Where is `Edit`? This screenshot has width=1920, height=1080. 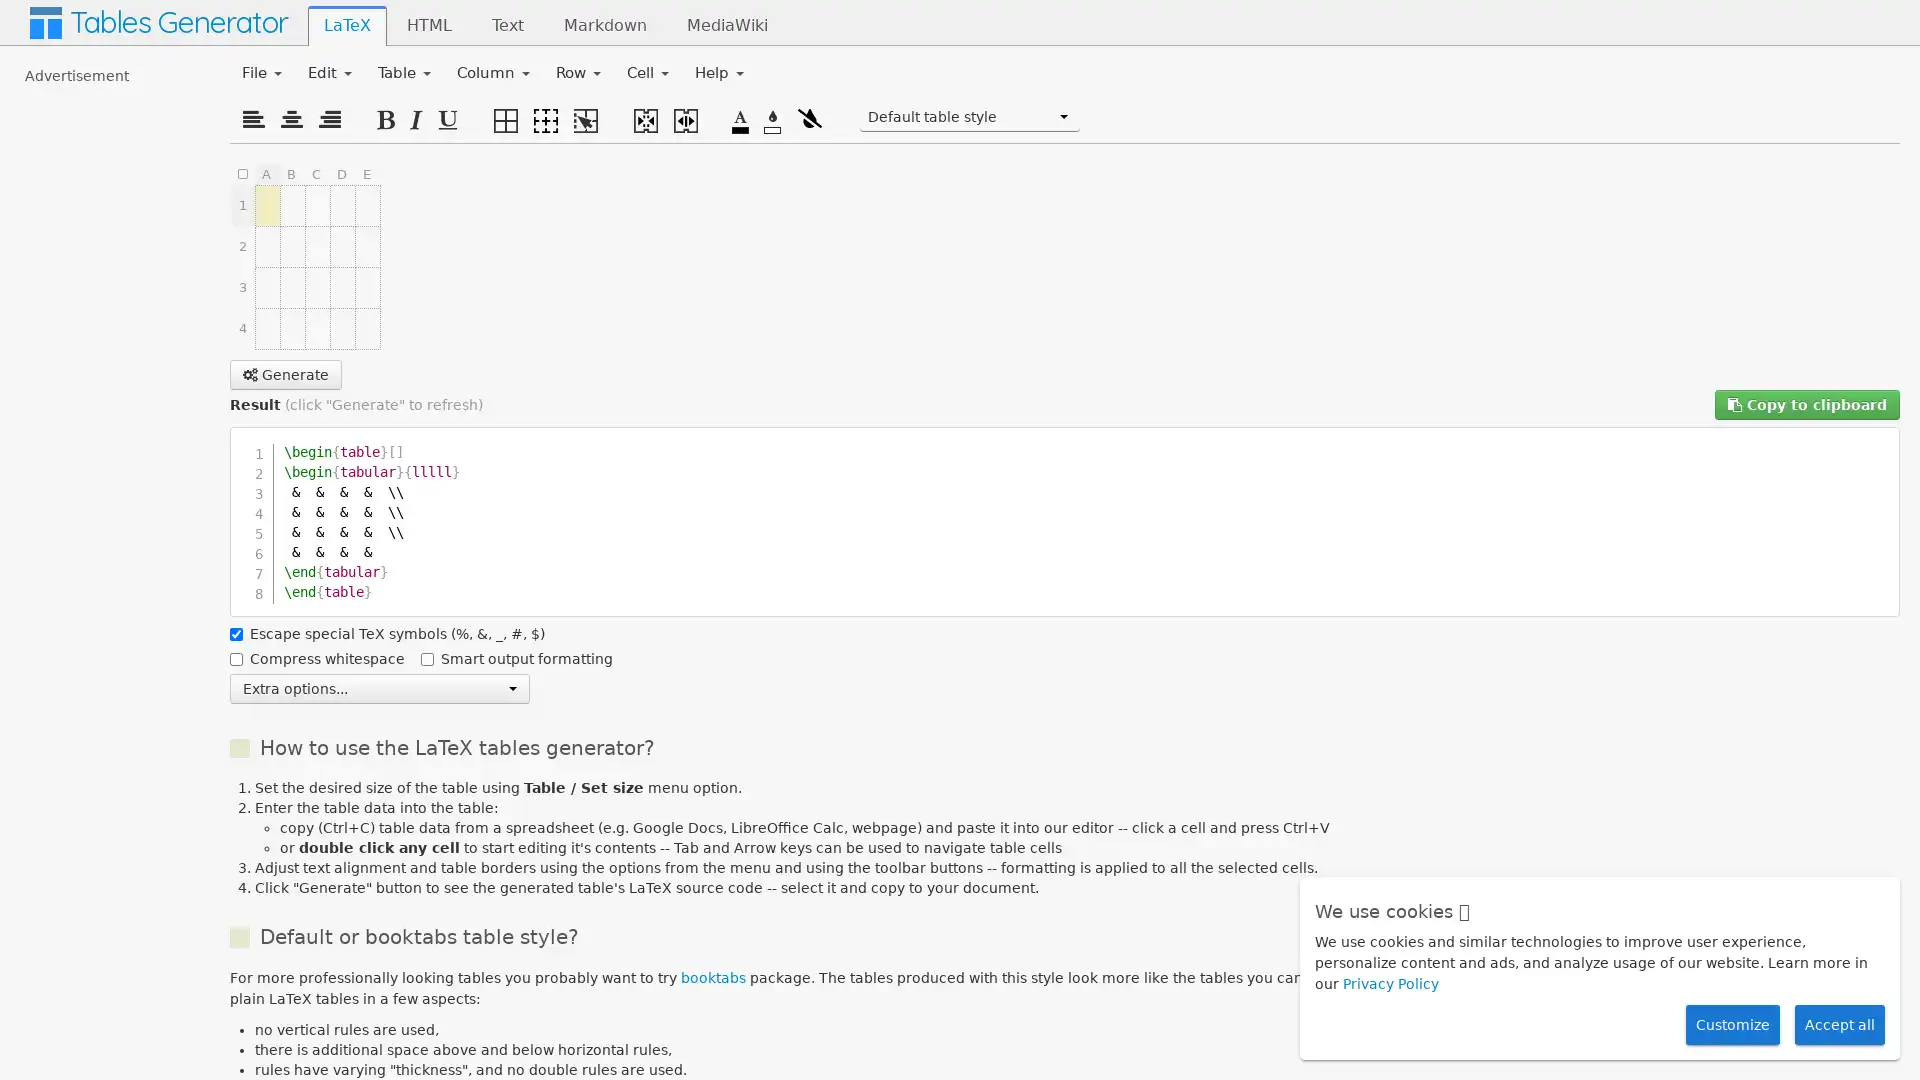 Edit is located at coordinates (330, 72).